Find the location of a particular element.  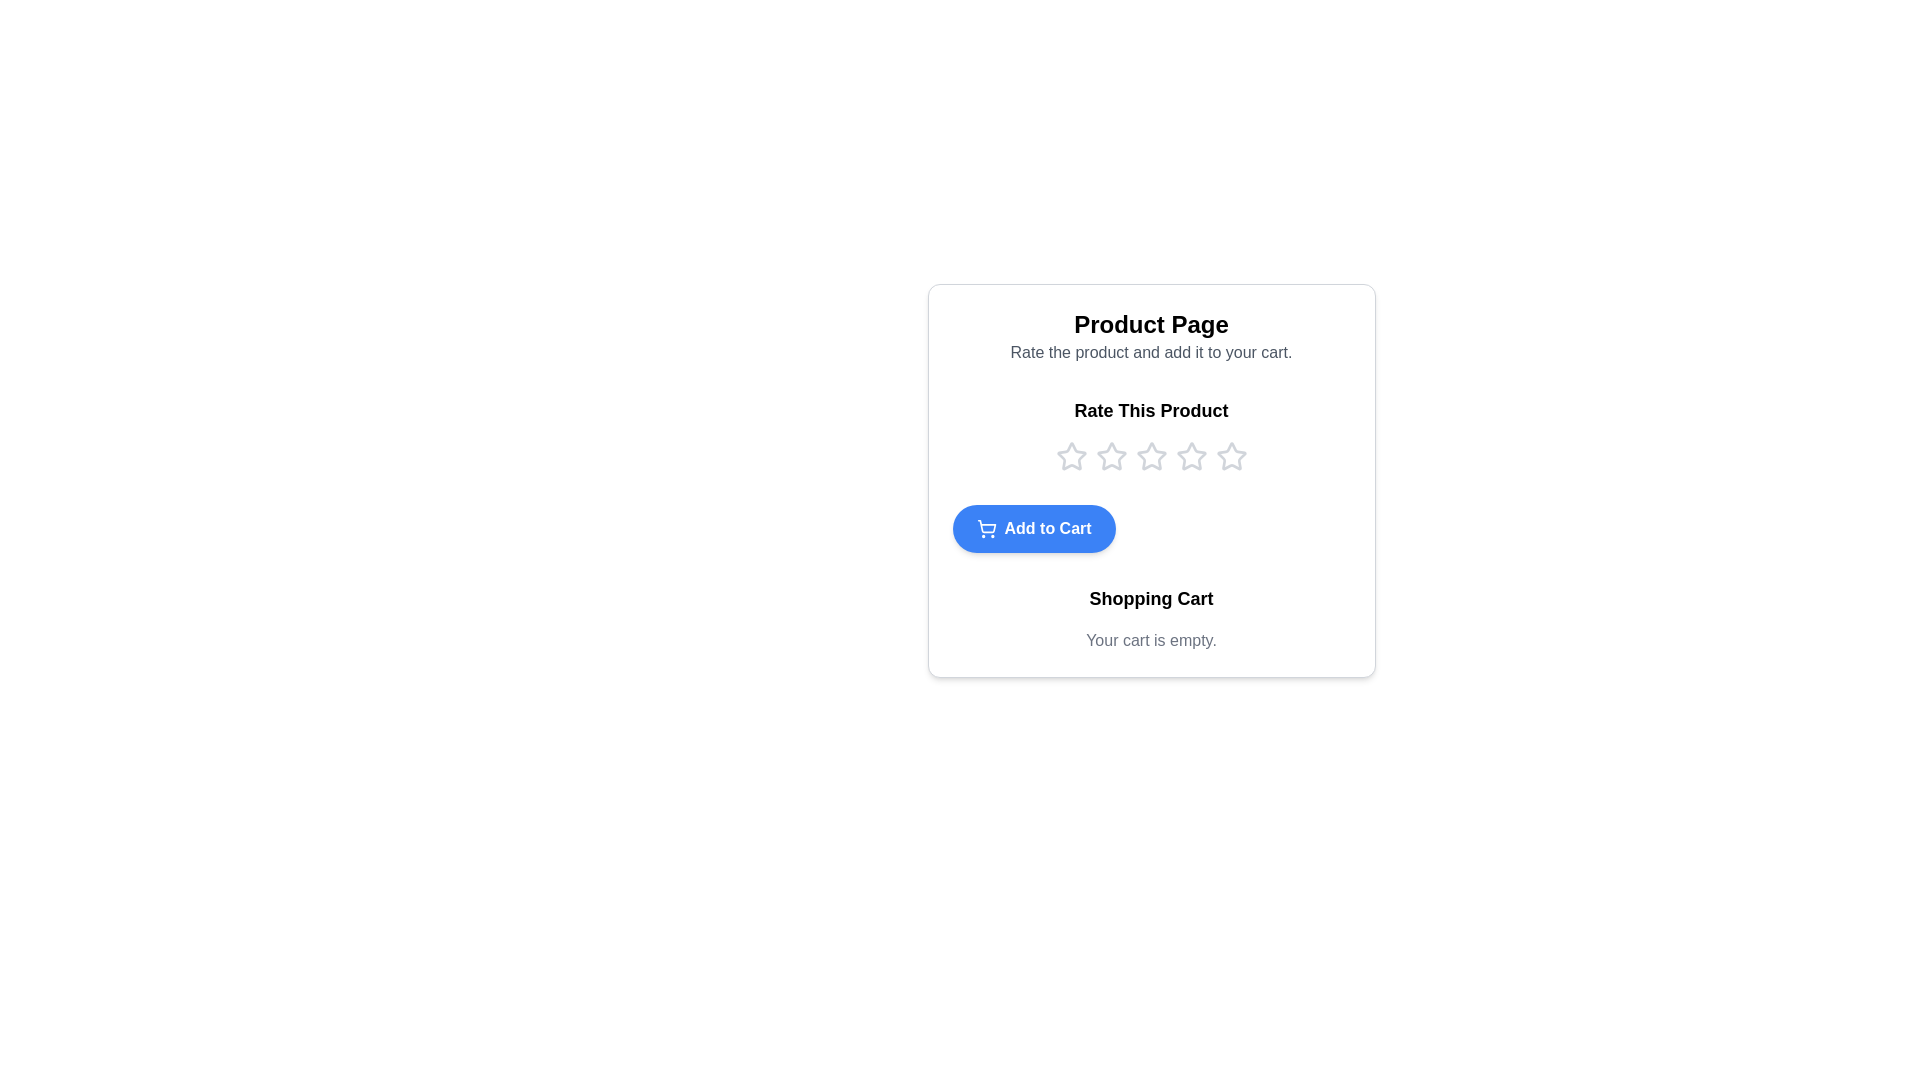

the second star icon in the rating mechanism located under the 'Rate This Product' text is located at coordinates (1110, 456).